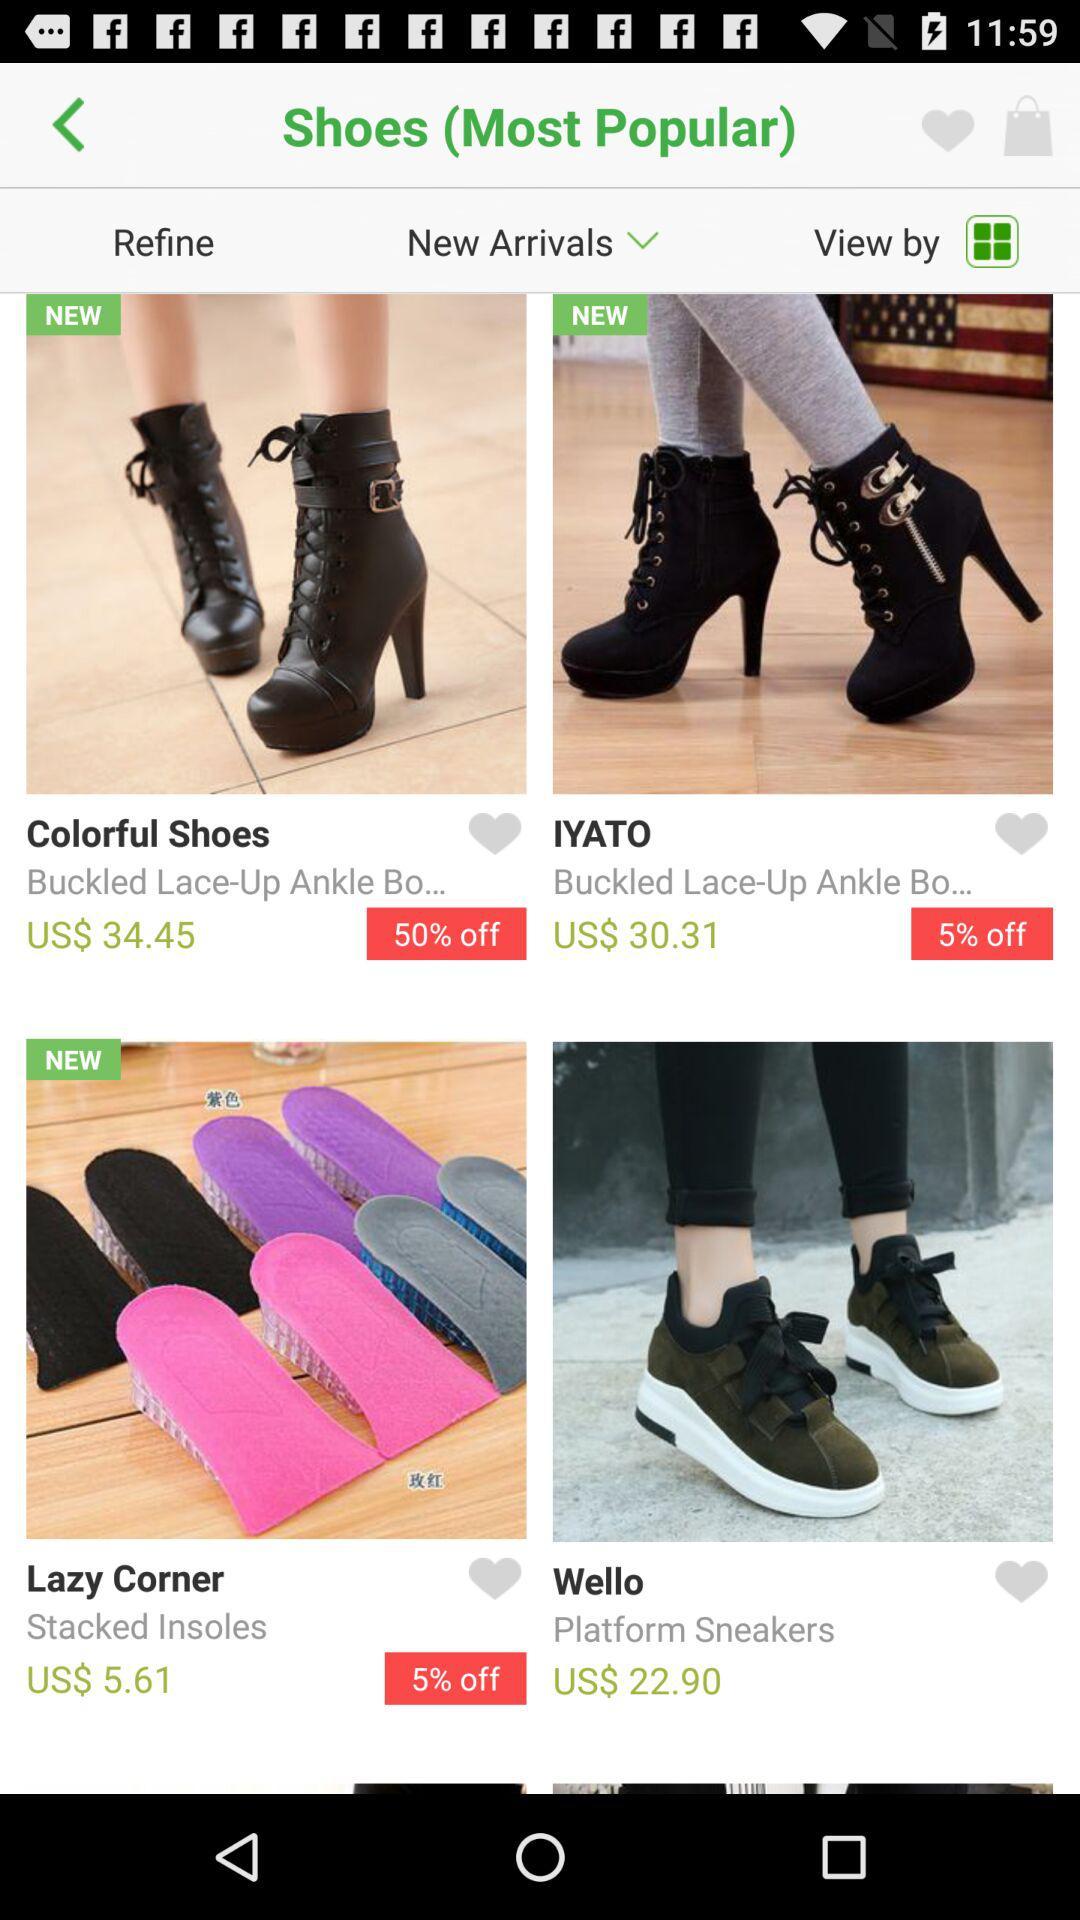 The width and height of the screenshot is (1080, 1920). I want to click on button to favorite or bookmark a product, so click(490, 1602).